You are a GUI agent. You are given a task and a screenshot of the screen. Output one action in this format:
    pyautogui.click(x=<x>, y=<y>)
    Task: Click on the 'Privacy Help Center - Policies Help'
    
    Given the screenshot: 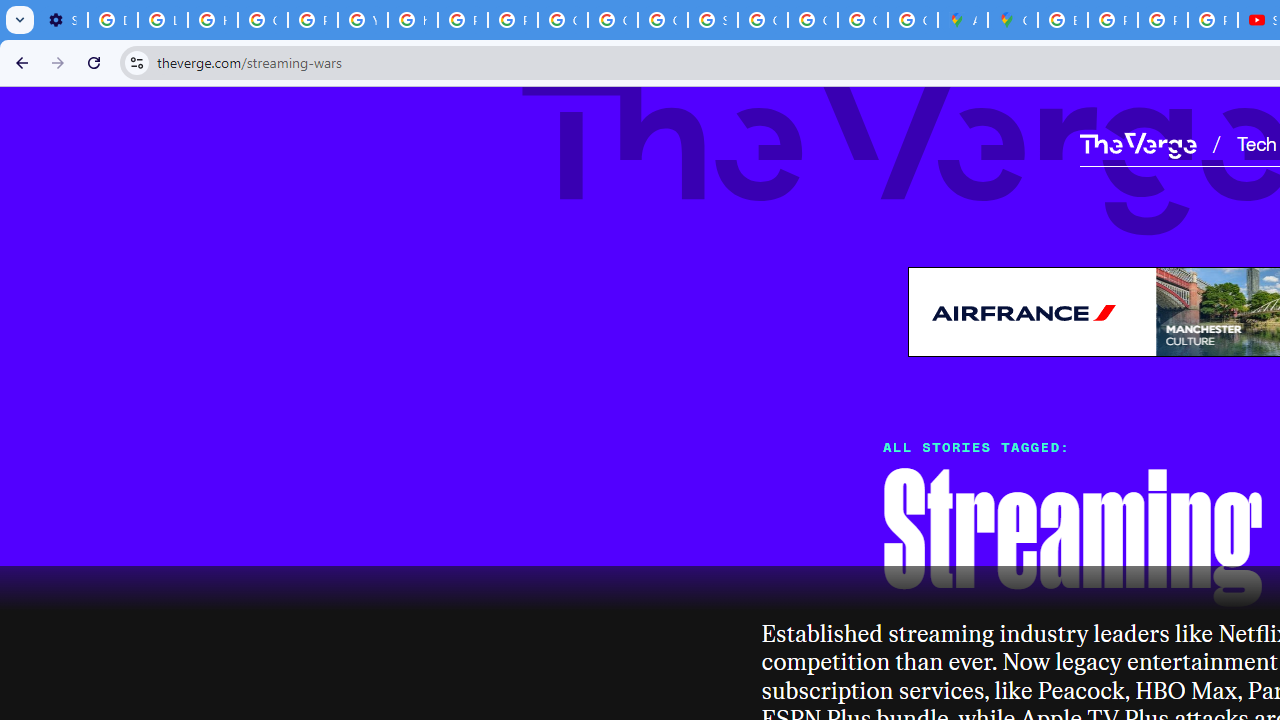 What is the action you would take?
    pyautogui.click(x=1162, y=20)
    